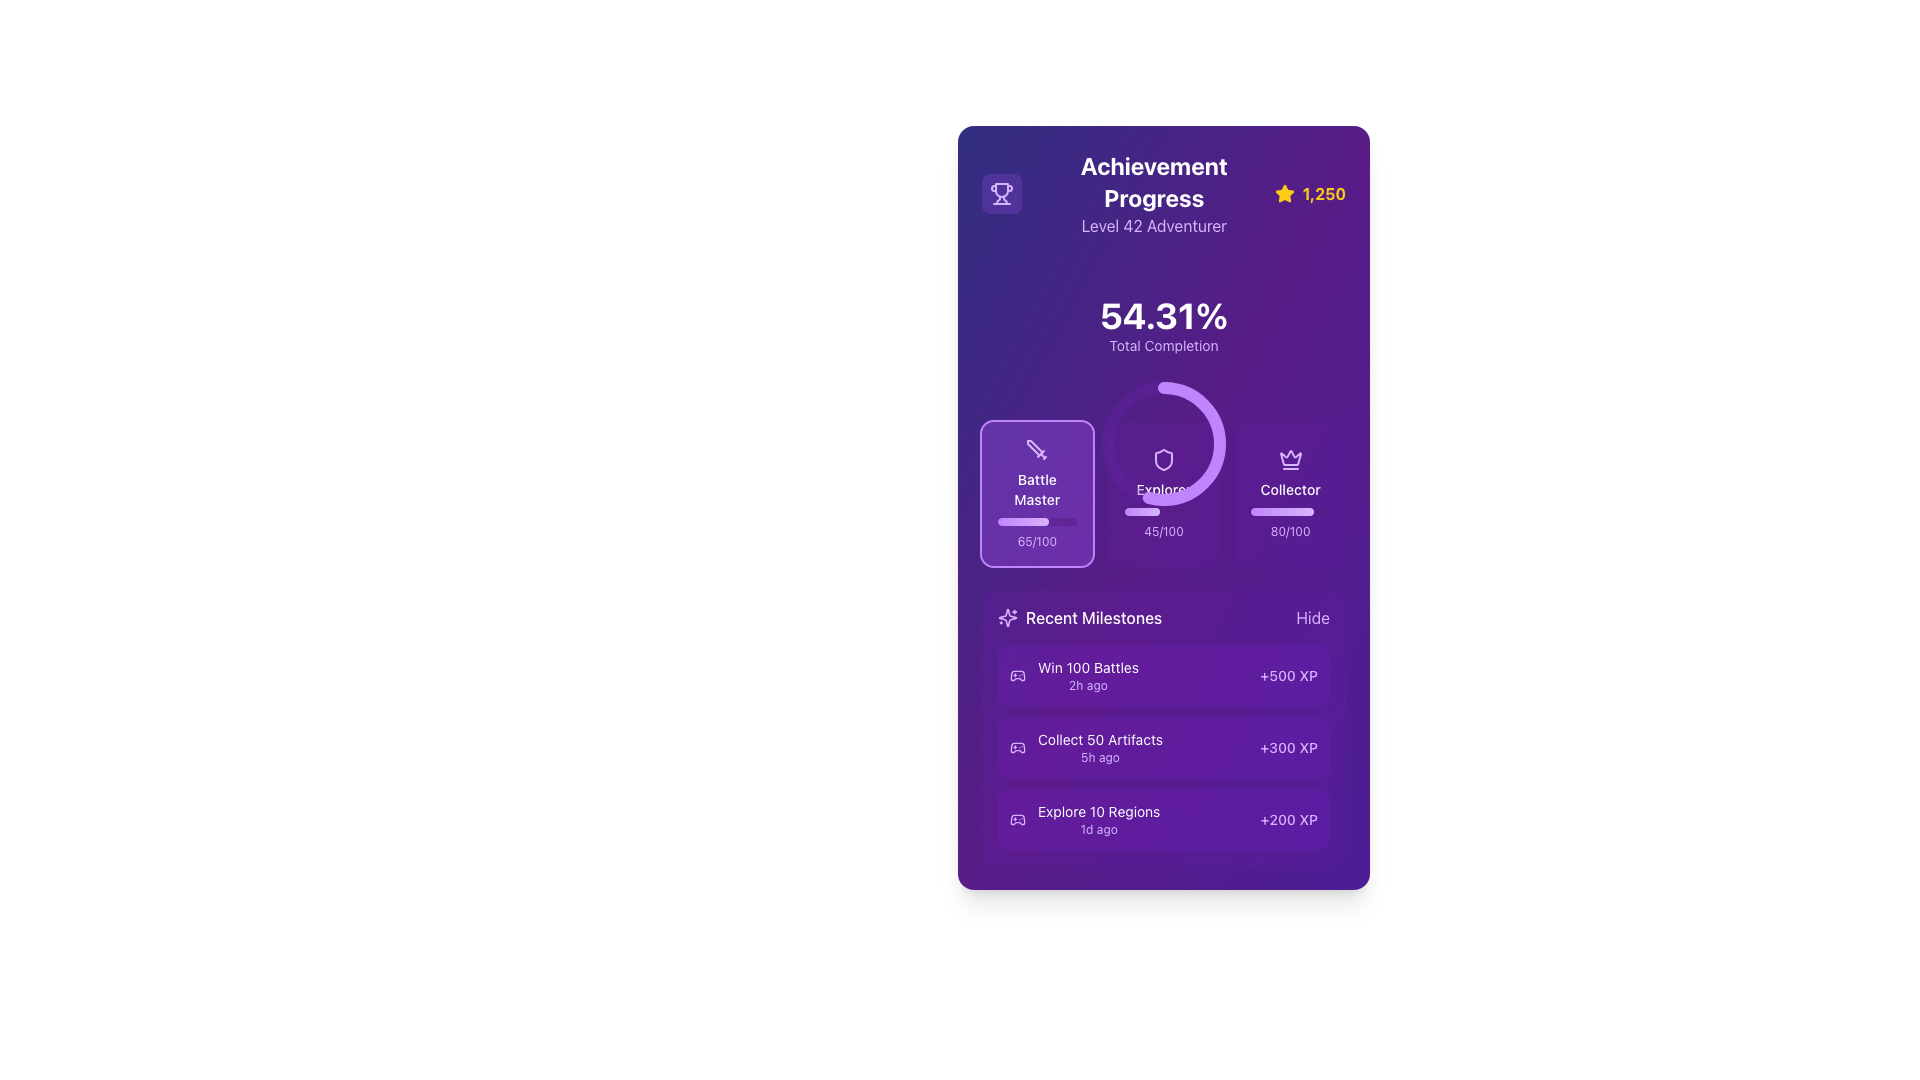 The height and width of the screenshot is (1080, 1920). What do you see at coordinates (1037, 493) in the screenshot?
I see `progress bar labeled 'Battle Master' which visually communicates a progress level of 65/100` at bounding box center [1037, 493].